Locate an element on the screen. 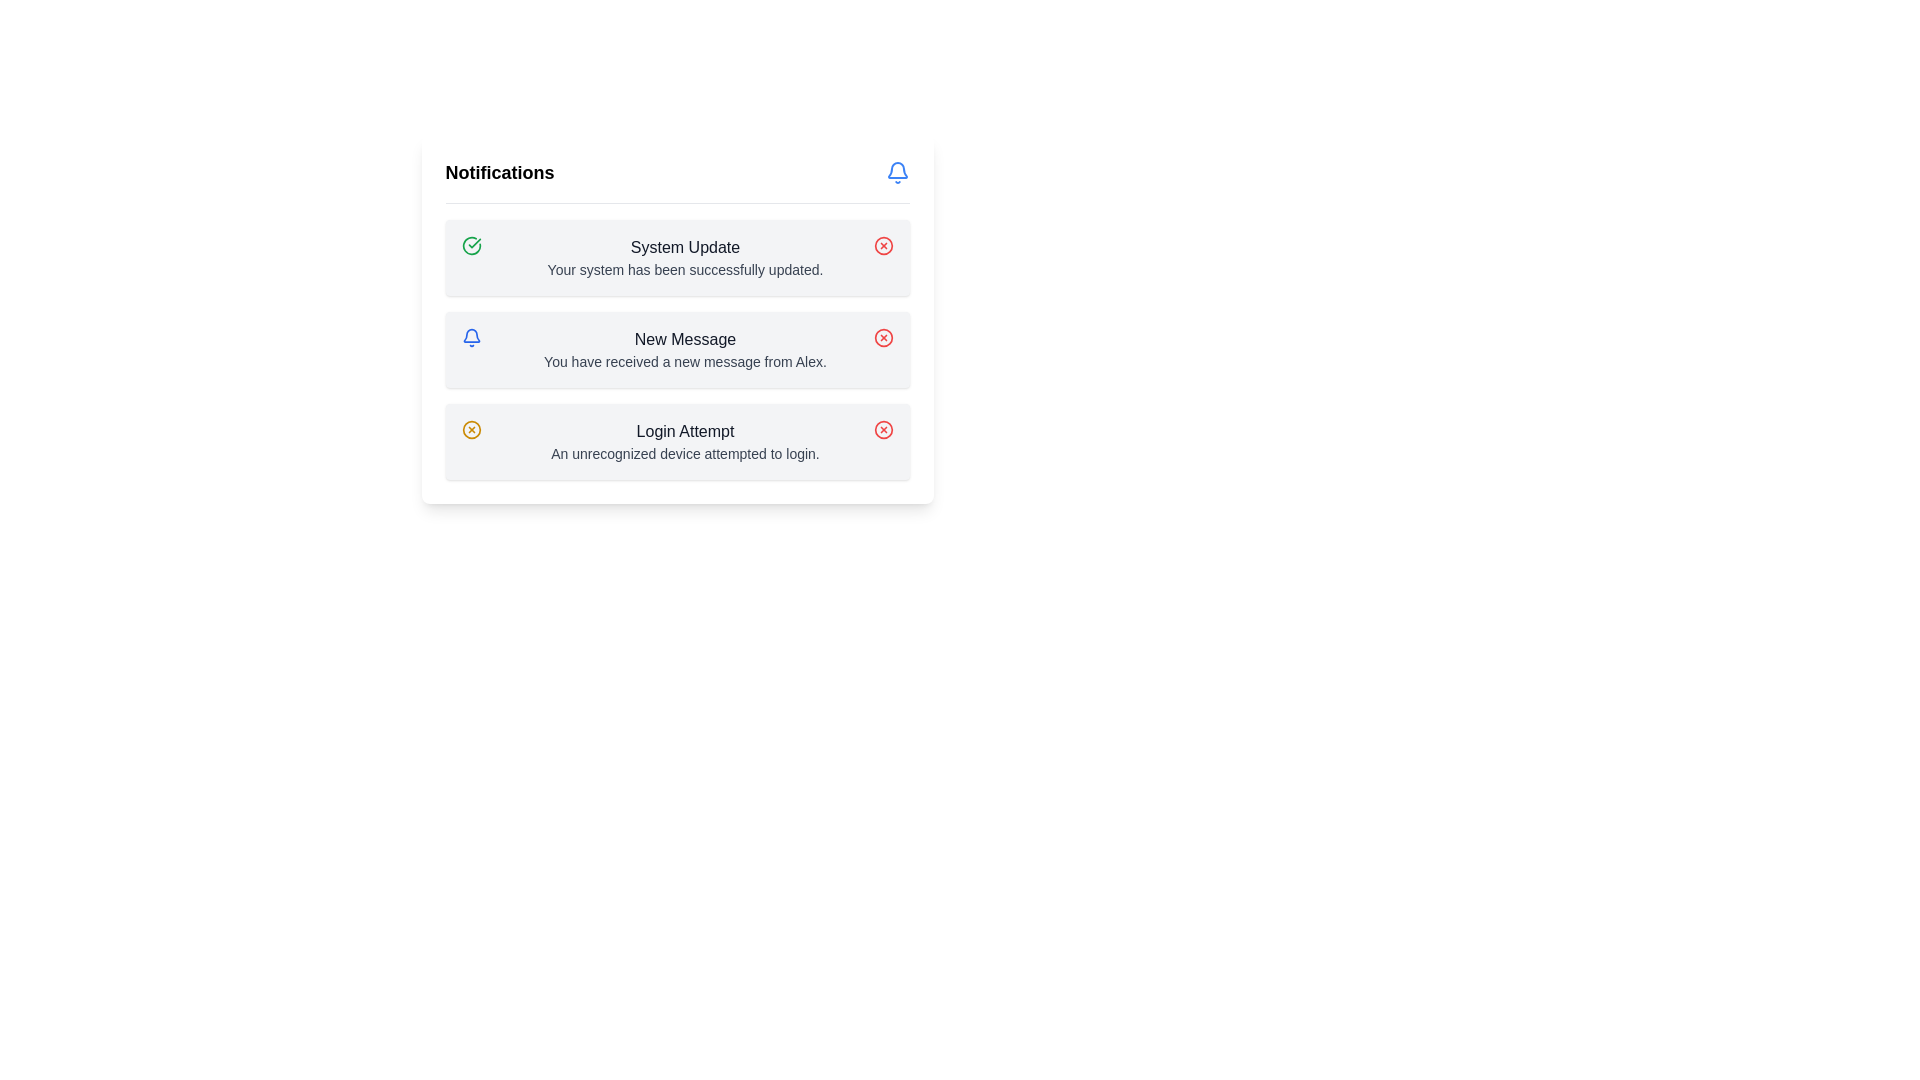 This screenshot has height=1080, width=1920. the notification icon located at the top-right corner of the notification card titled 'New Message' is located at coordinates (470, 337).